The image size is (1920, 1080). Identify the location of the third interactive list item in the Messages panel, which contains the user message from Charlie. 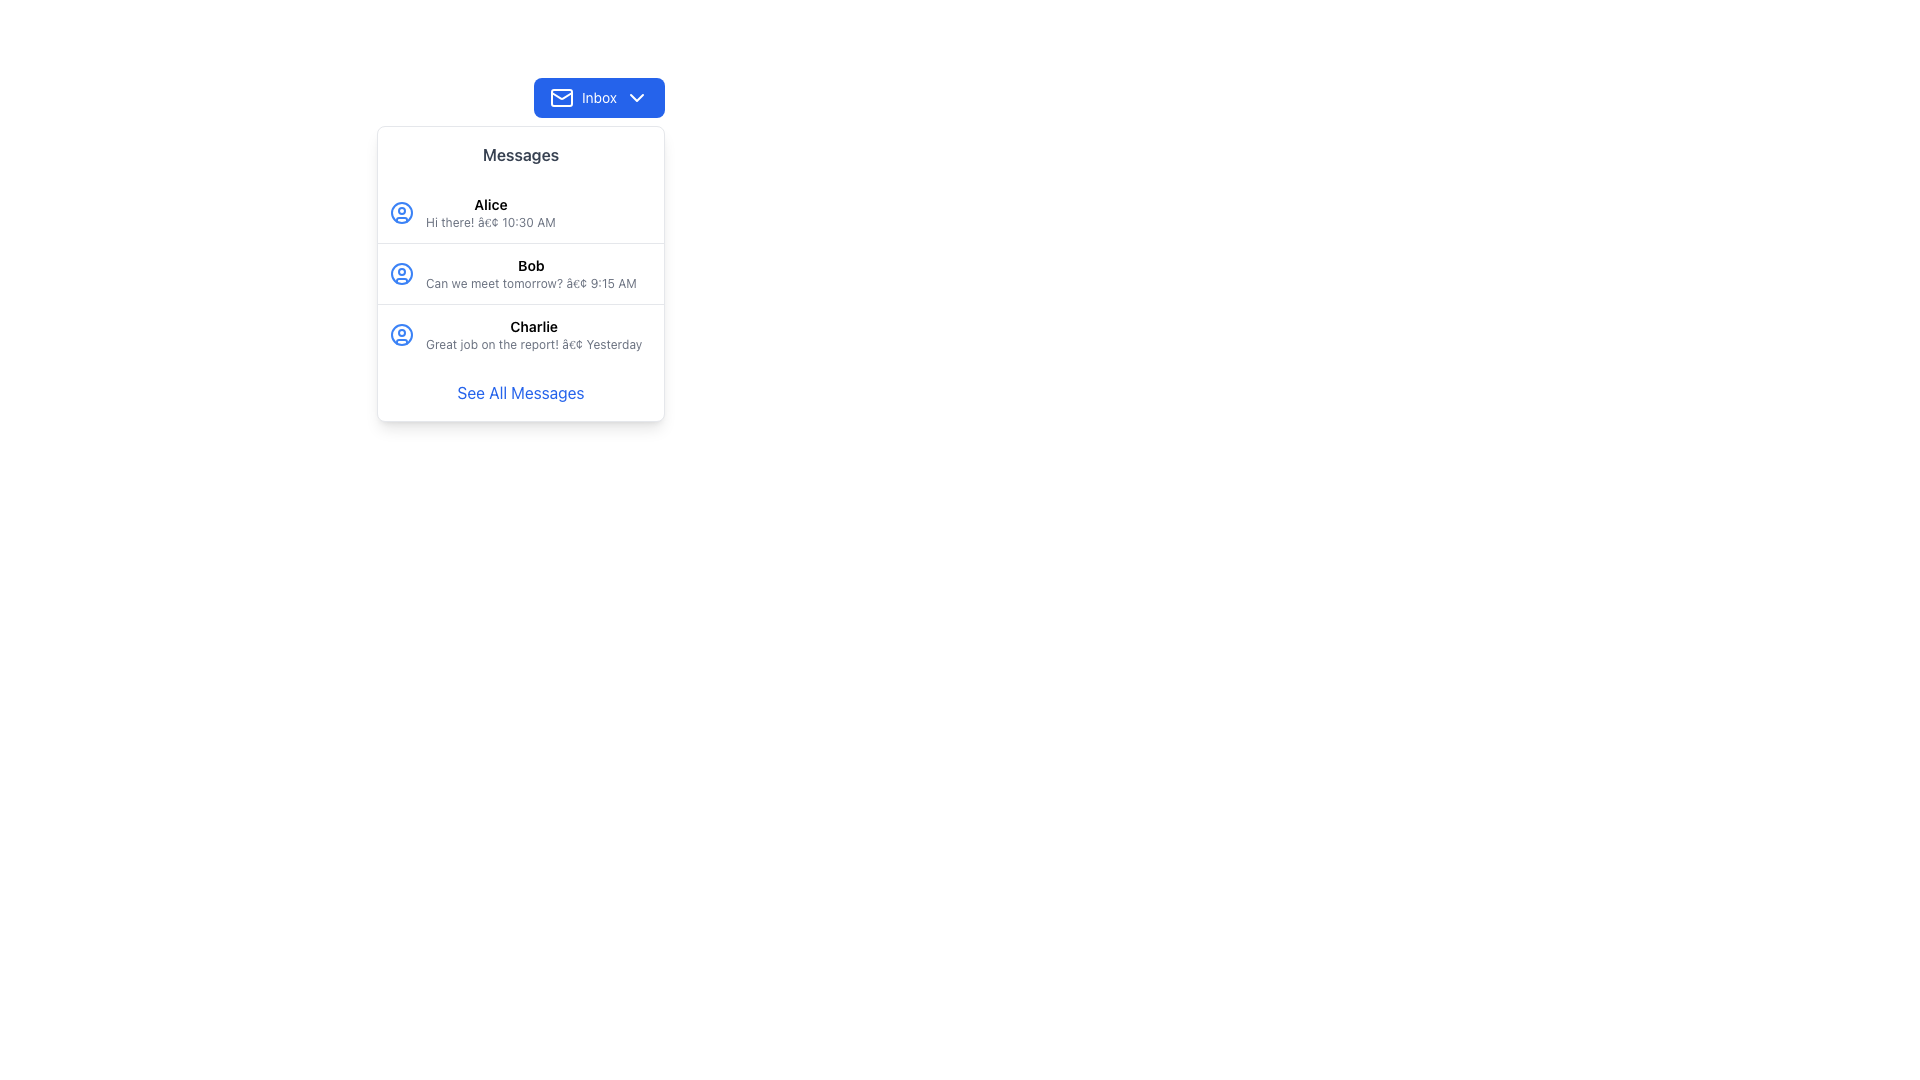
(521, 333).